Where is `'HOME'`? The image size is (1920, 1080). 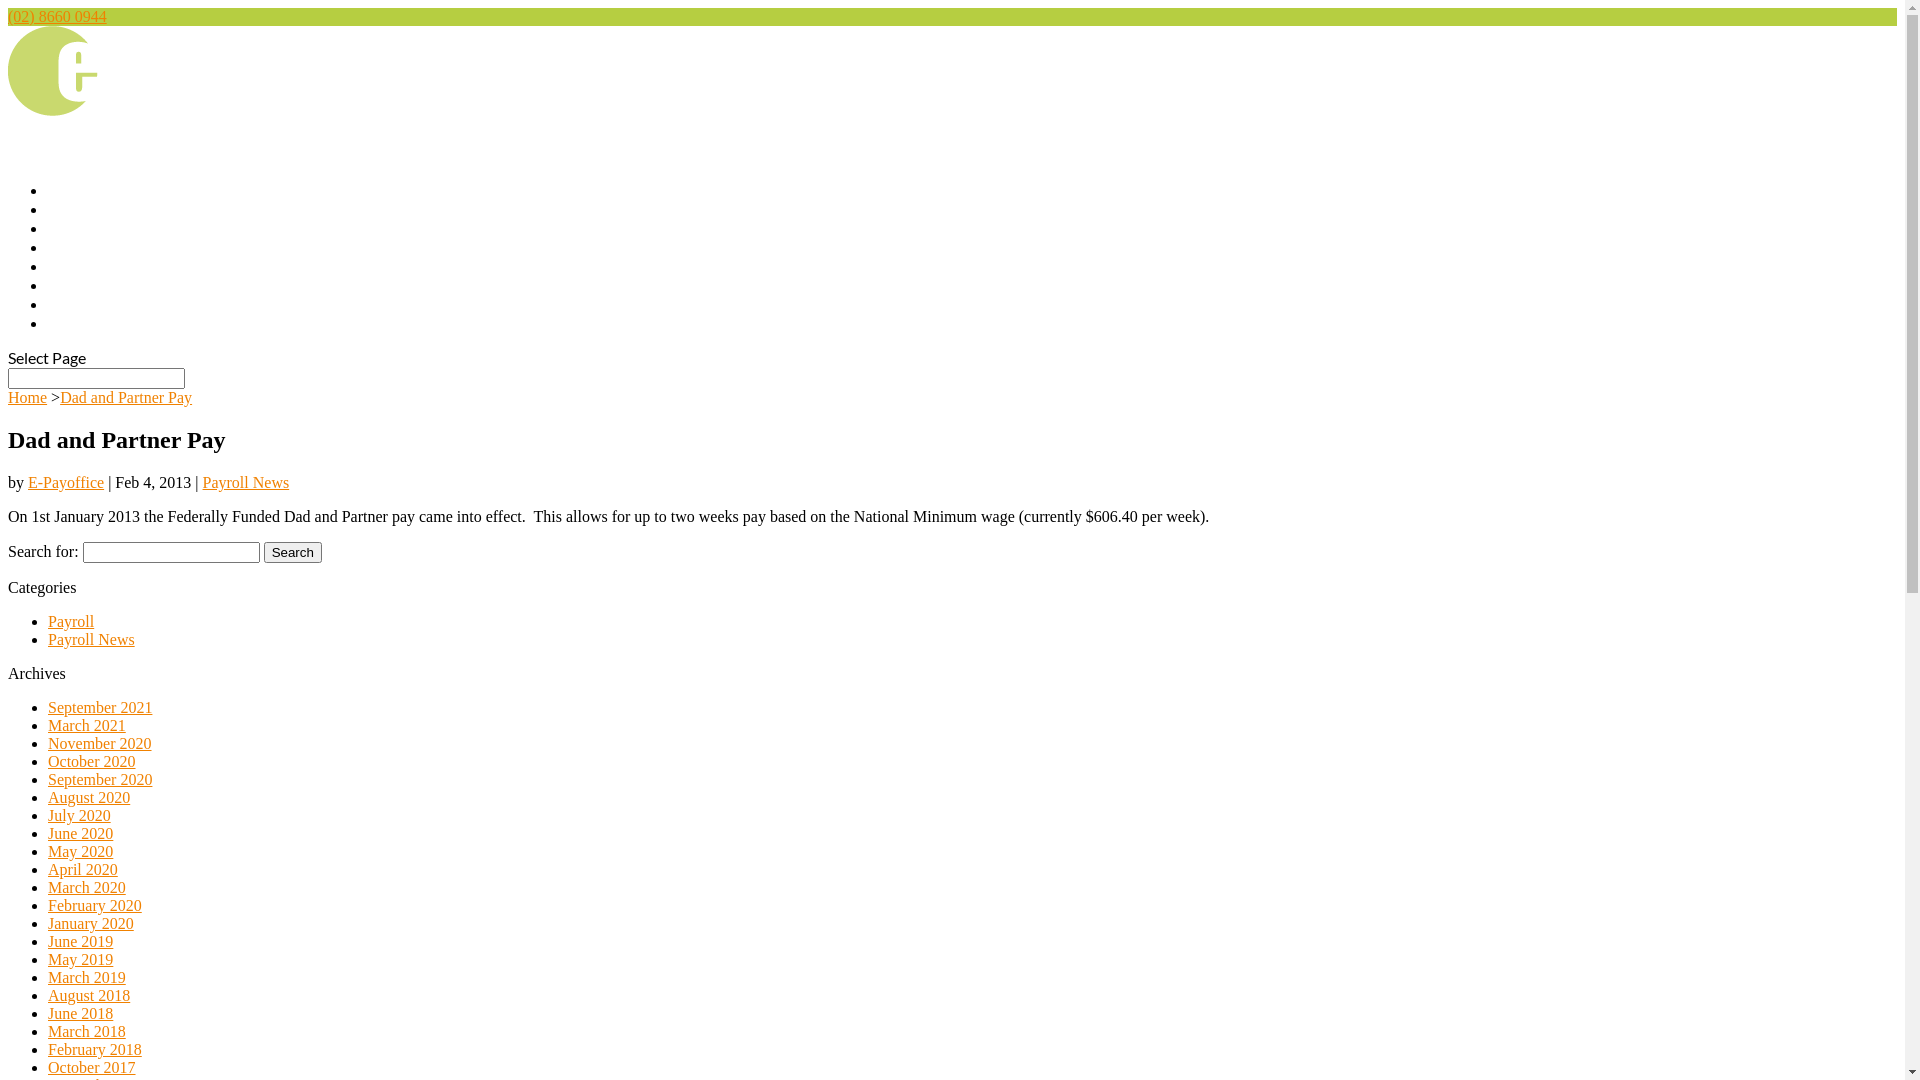 'HOME' is located at coordinates (72, 212).